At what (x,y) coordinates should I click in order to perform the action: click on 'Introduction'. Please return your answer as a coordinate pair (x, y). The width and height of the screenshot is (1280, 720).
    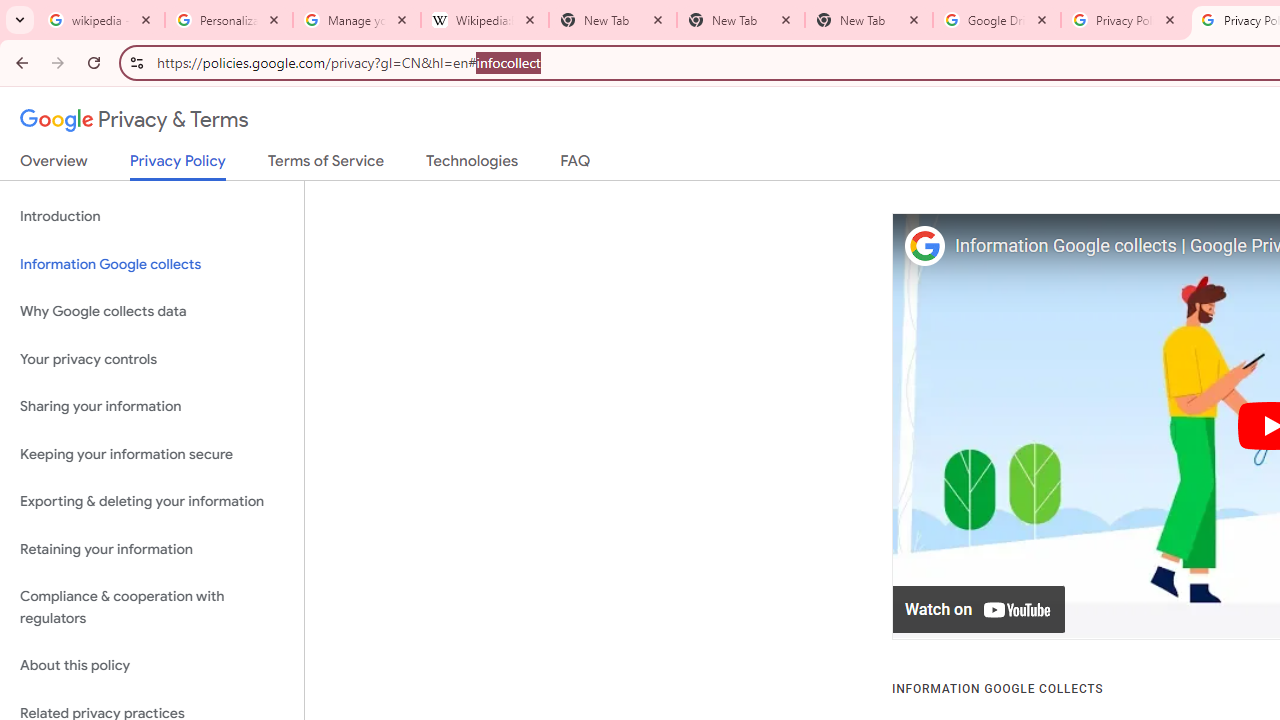
    Looking at the image, I should click on (151, 217).